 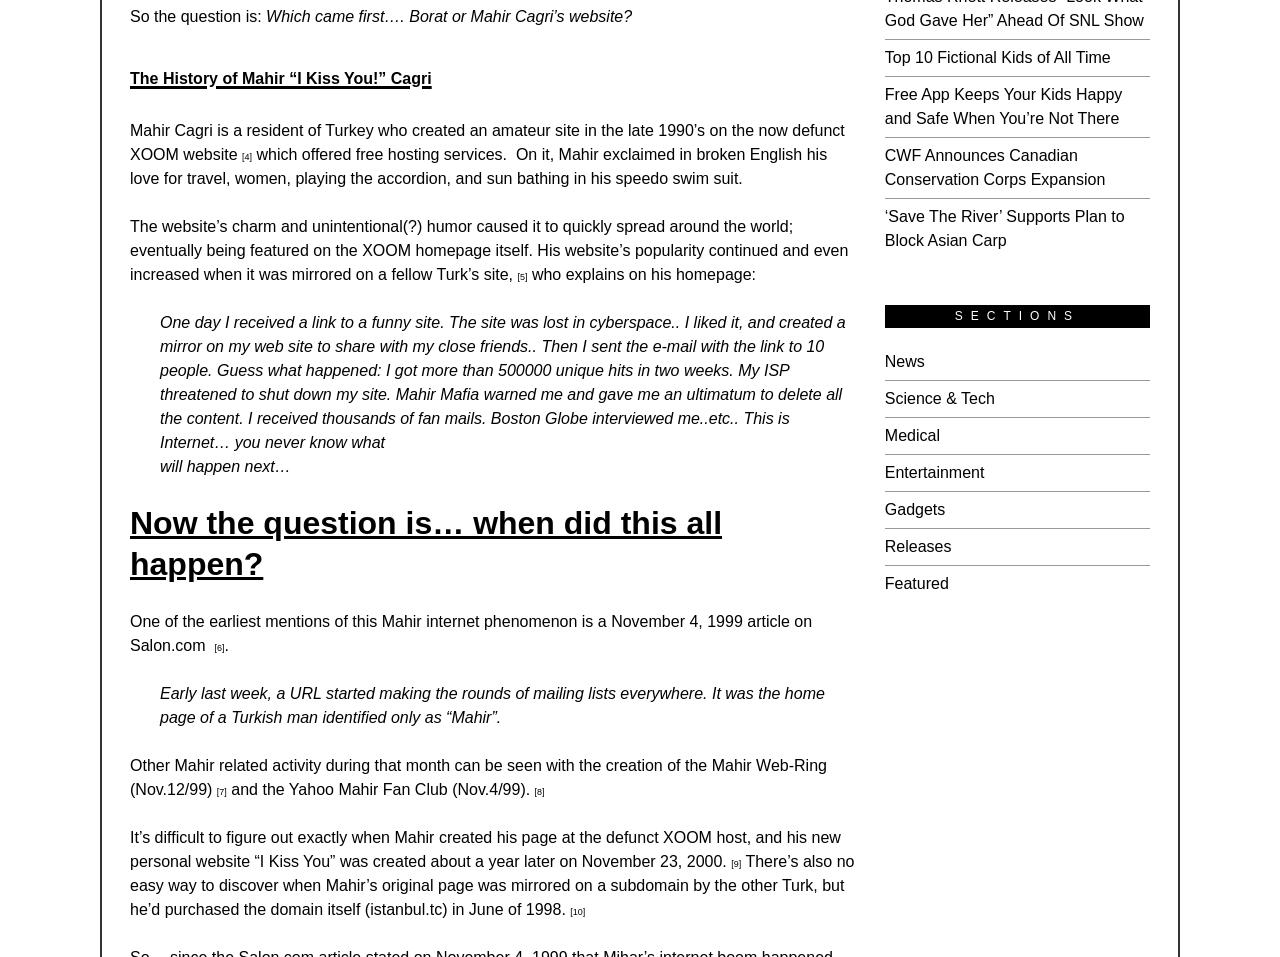 I want to click on '[6]', so click(x=214, y=646).